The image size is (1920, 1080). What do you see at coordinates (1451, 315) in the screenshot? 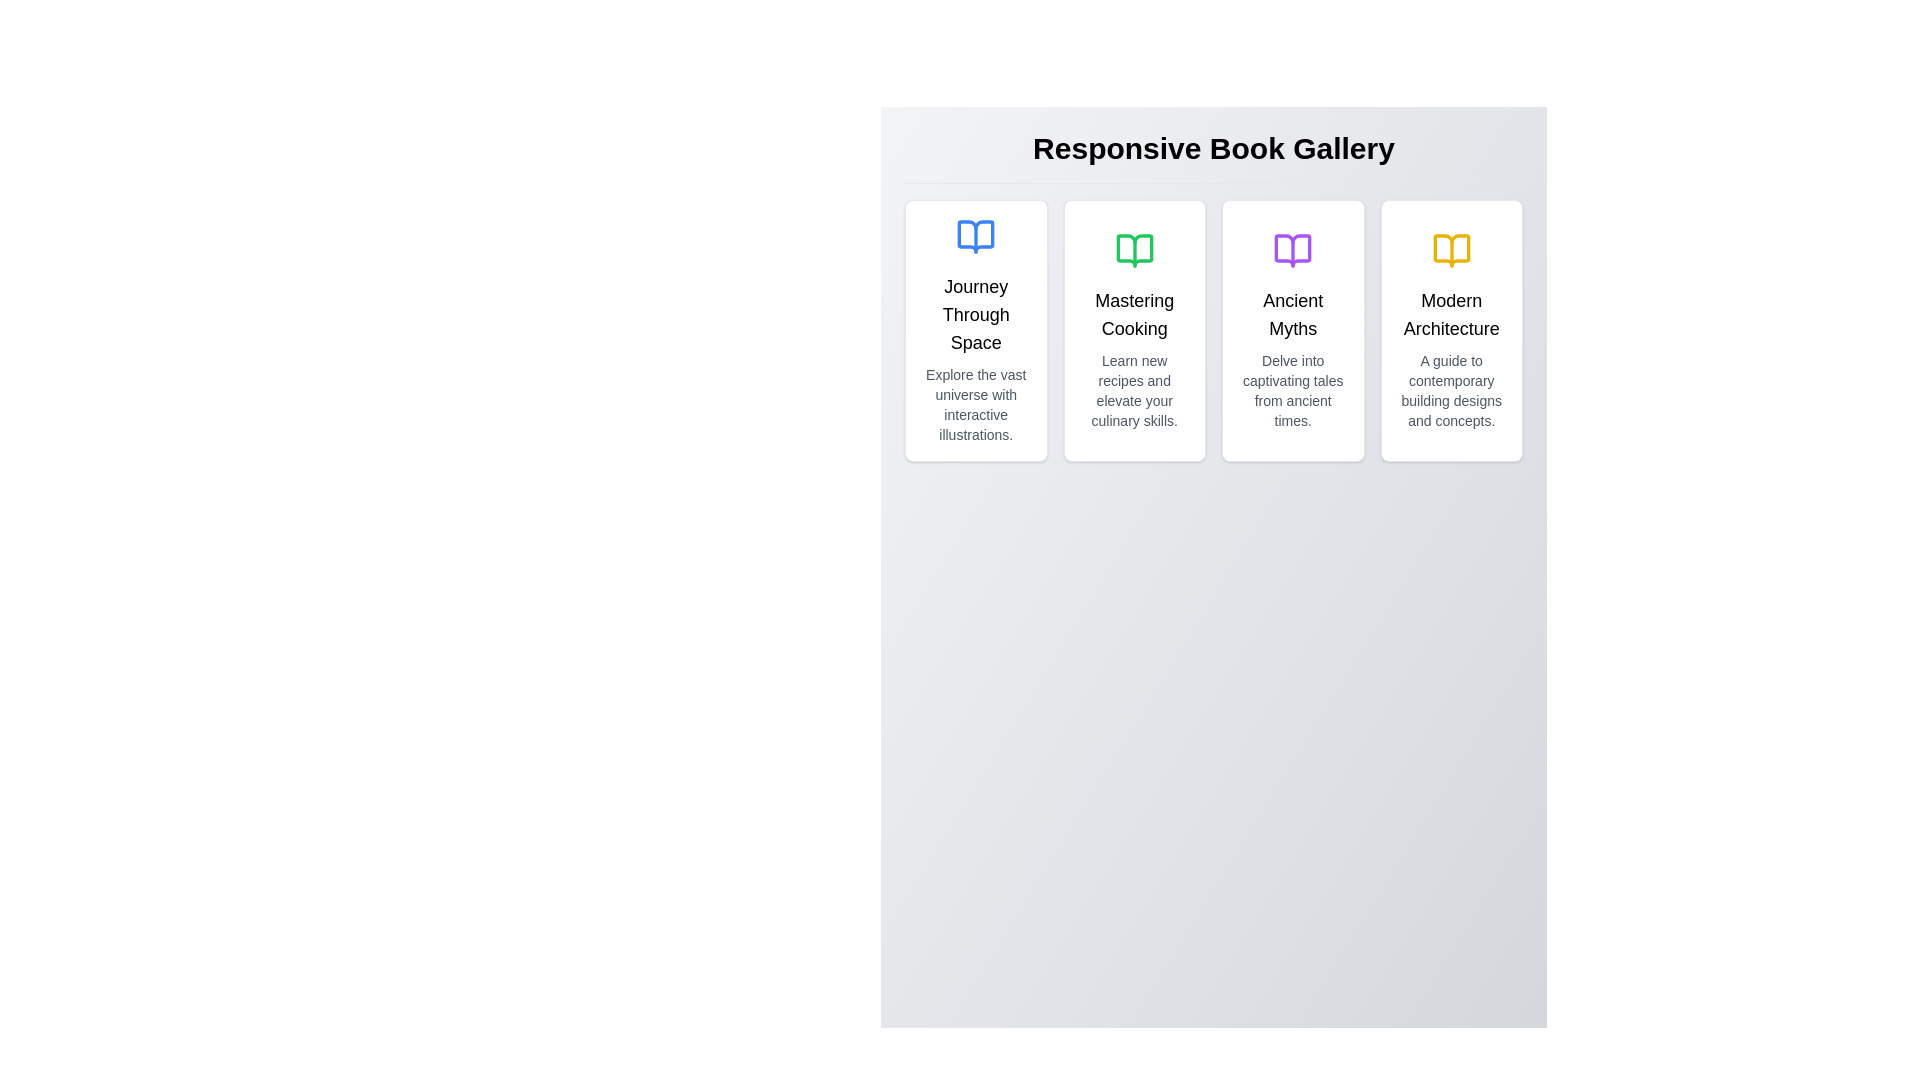
I see `the text label identifying the topic of 'Modern Architecture'` at bounding box center [1451, 315].